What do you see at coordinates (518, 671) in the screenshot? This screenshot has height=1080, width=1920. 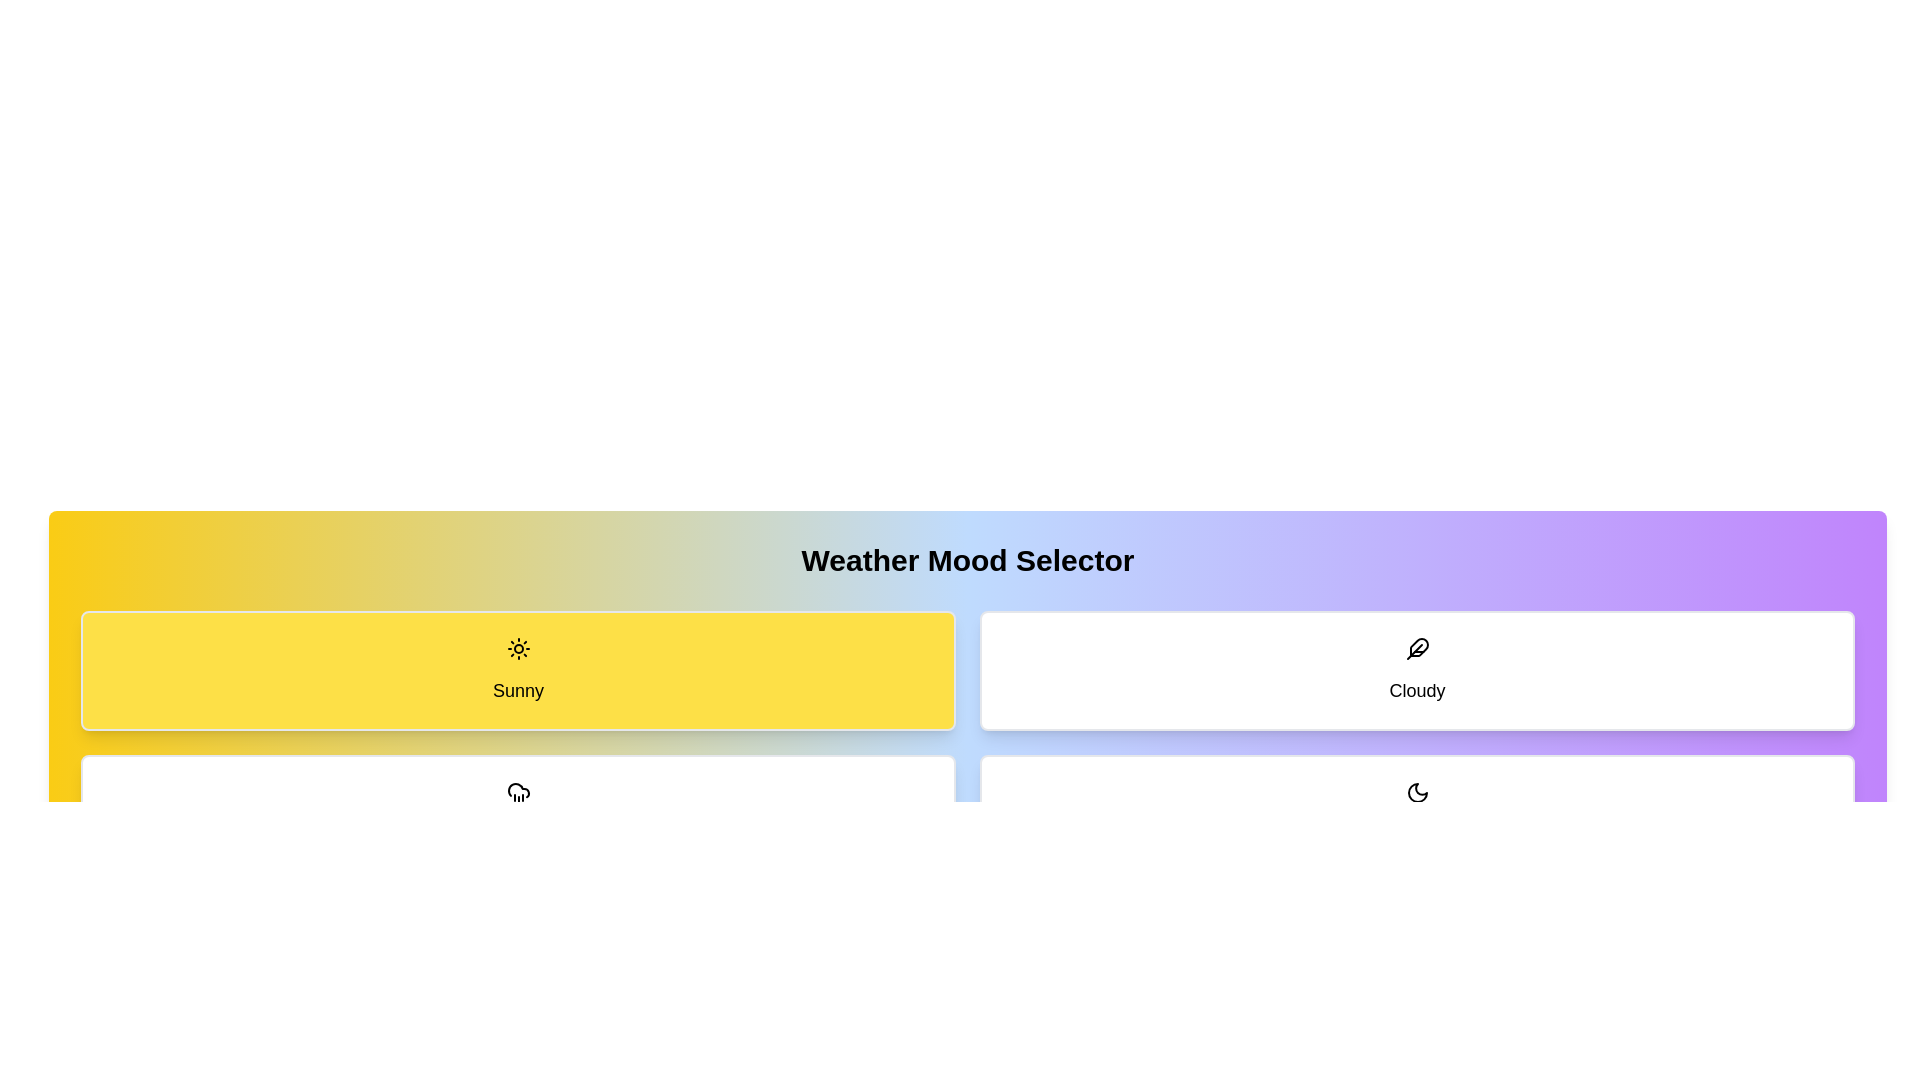 I see `the weather mode button corresponding to Sunny` at bounding box center [518, 671].